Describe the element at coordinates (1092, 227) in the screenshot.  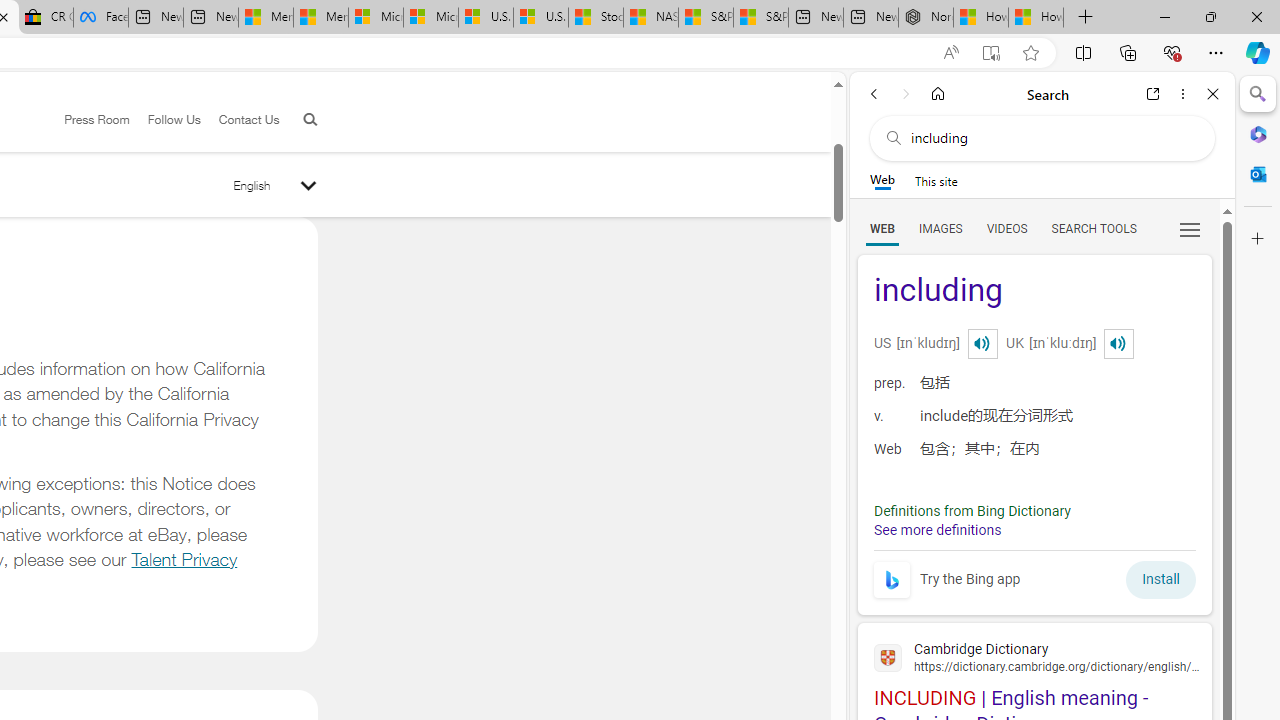
I see `'SEARCH TOOLS'` at that location.